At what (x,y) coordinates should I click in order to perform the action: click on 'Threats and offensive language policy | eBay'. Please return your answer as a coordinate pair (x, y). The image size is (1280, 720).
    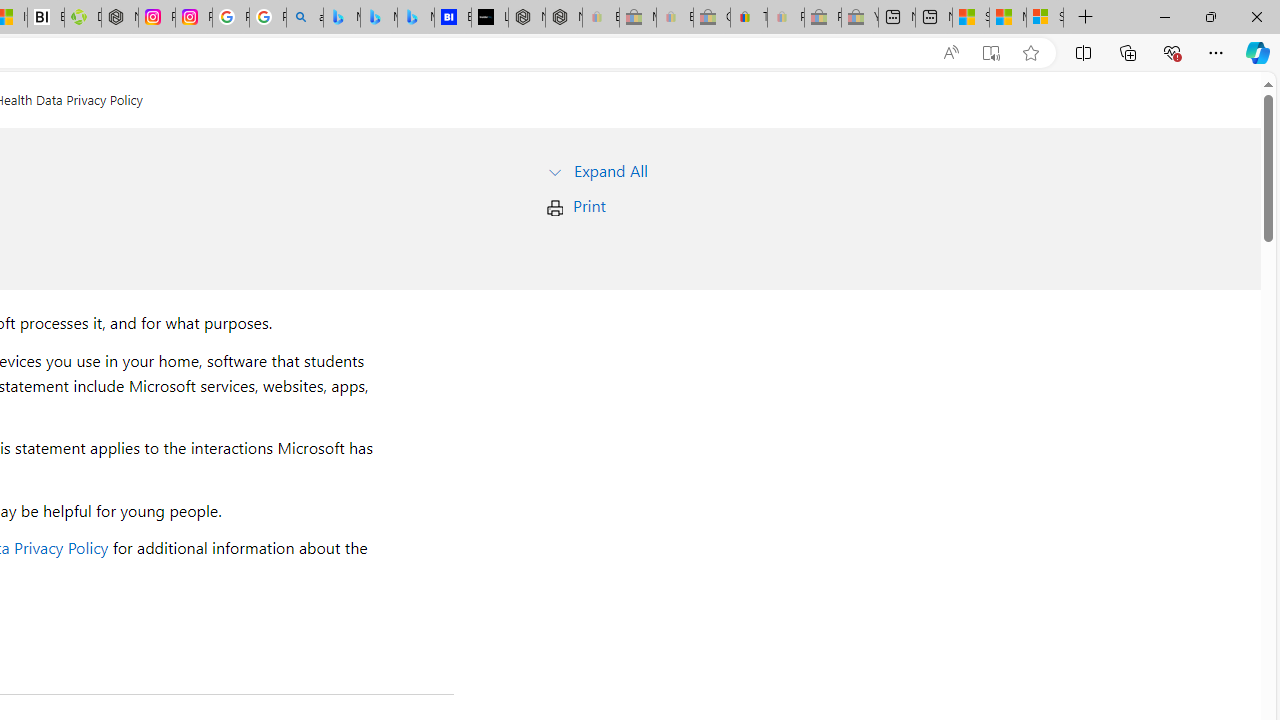
    Looking at the image, I should click on (747, 17).